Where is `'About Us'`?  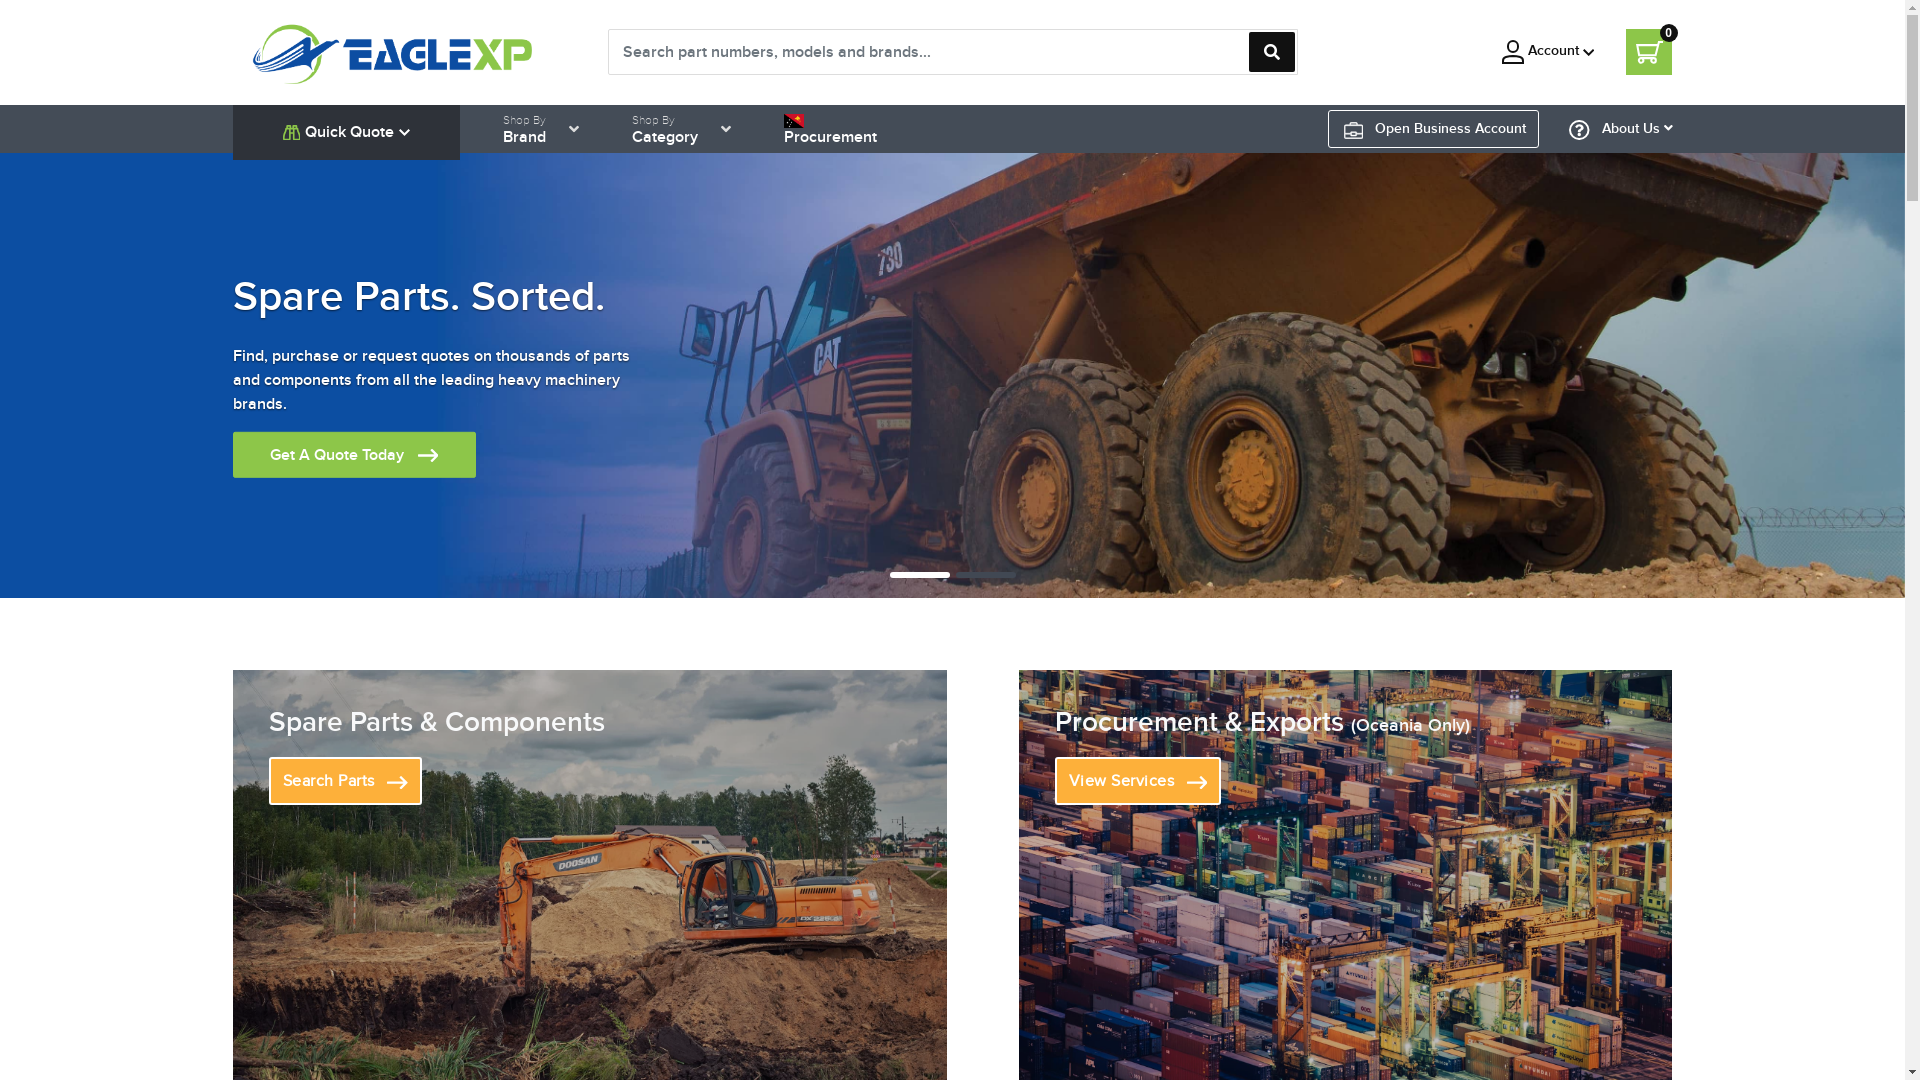
'About Us' is located at coordinates (1621, 128).